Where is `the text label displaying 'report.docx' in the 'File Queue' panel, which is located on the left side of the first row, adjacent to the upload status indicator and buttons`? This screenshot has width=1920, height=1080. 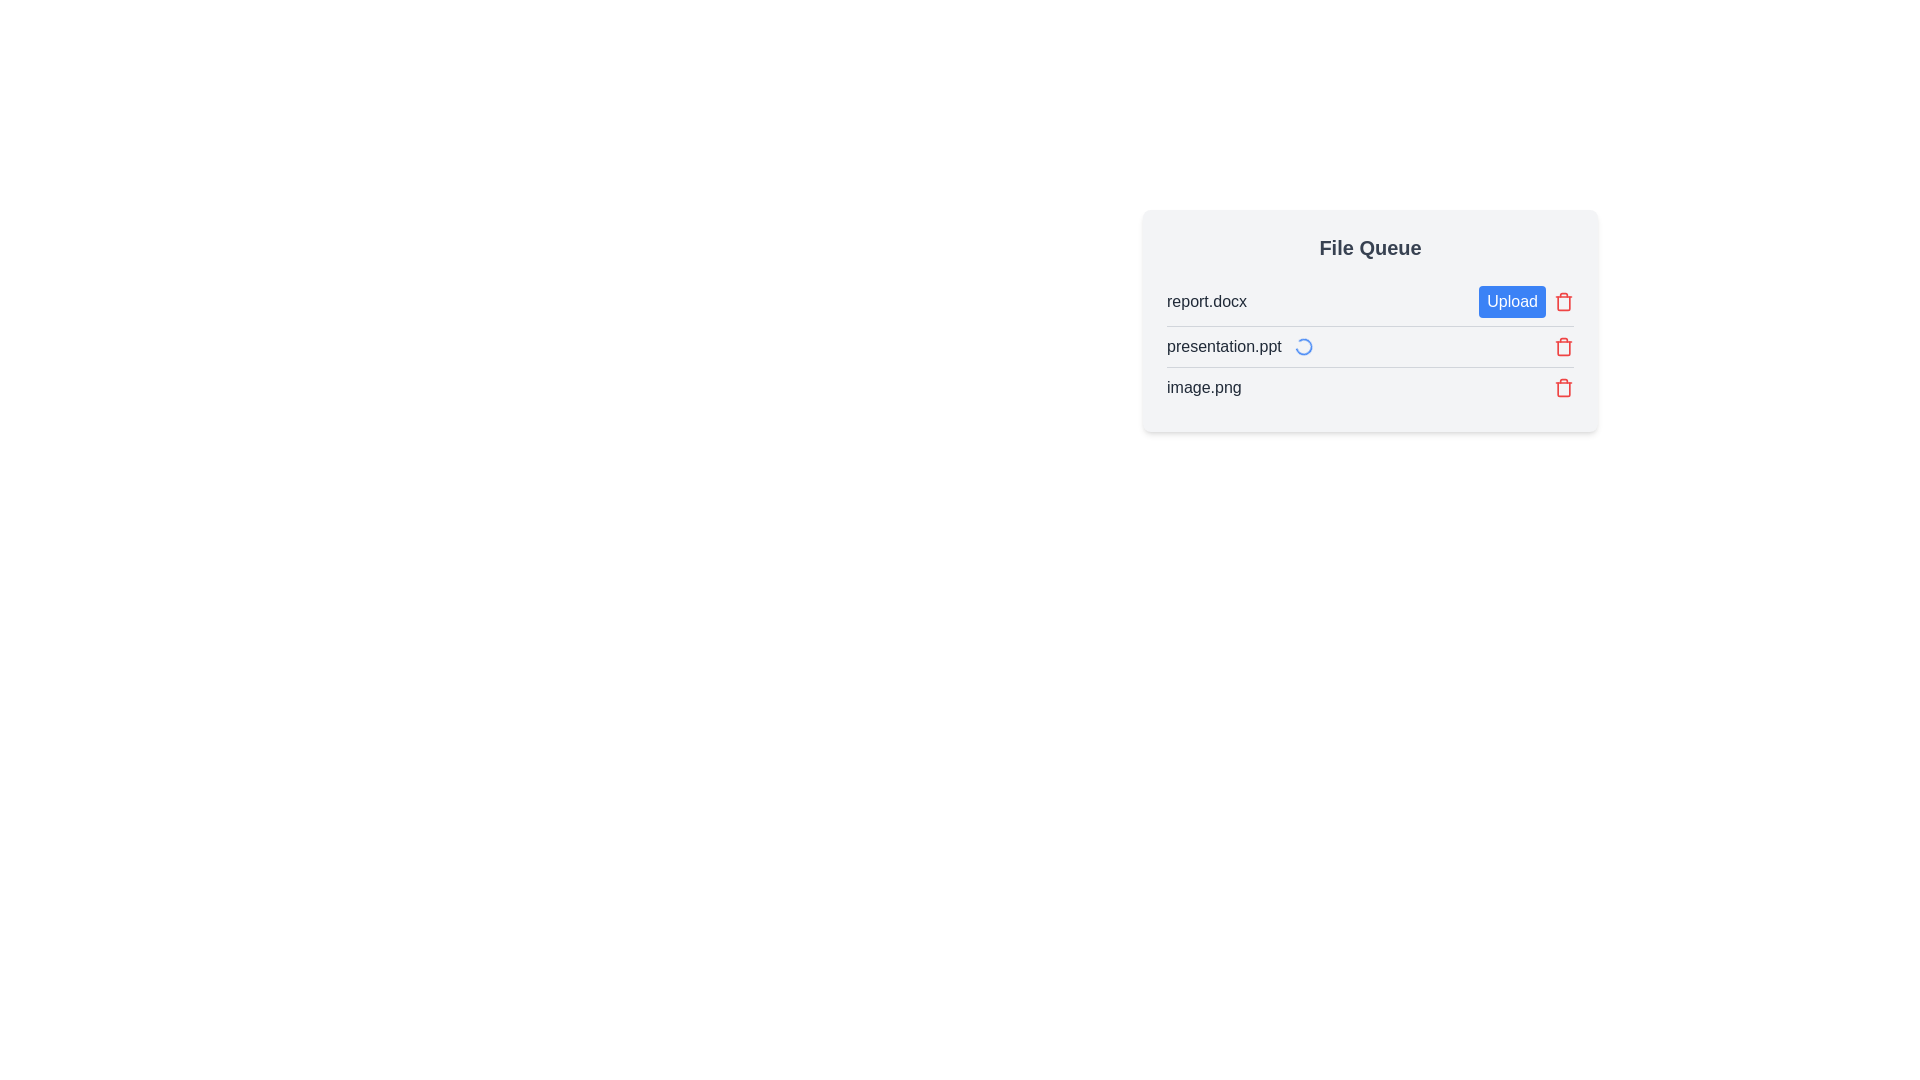 the text label displaying 'report.docx' in the 'File Queue' panel, which is located on the left side of the first row, adjacent to the upload status indicator and buttons is located at coordinates (1206, 301).